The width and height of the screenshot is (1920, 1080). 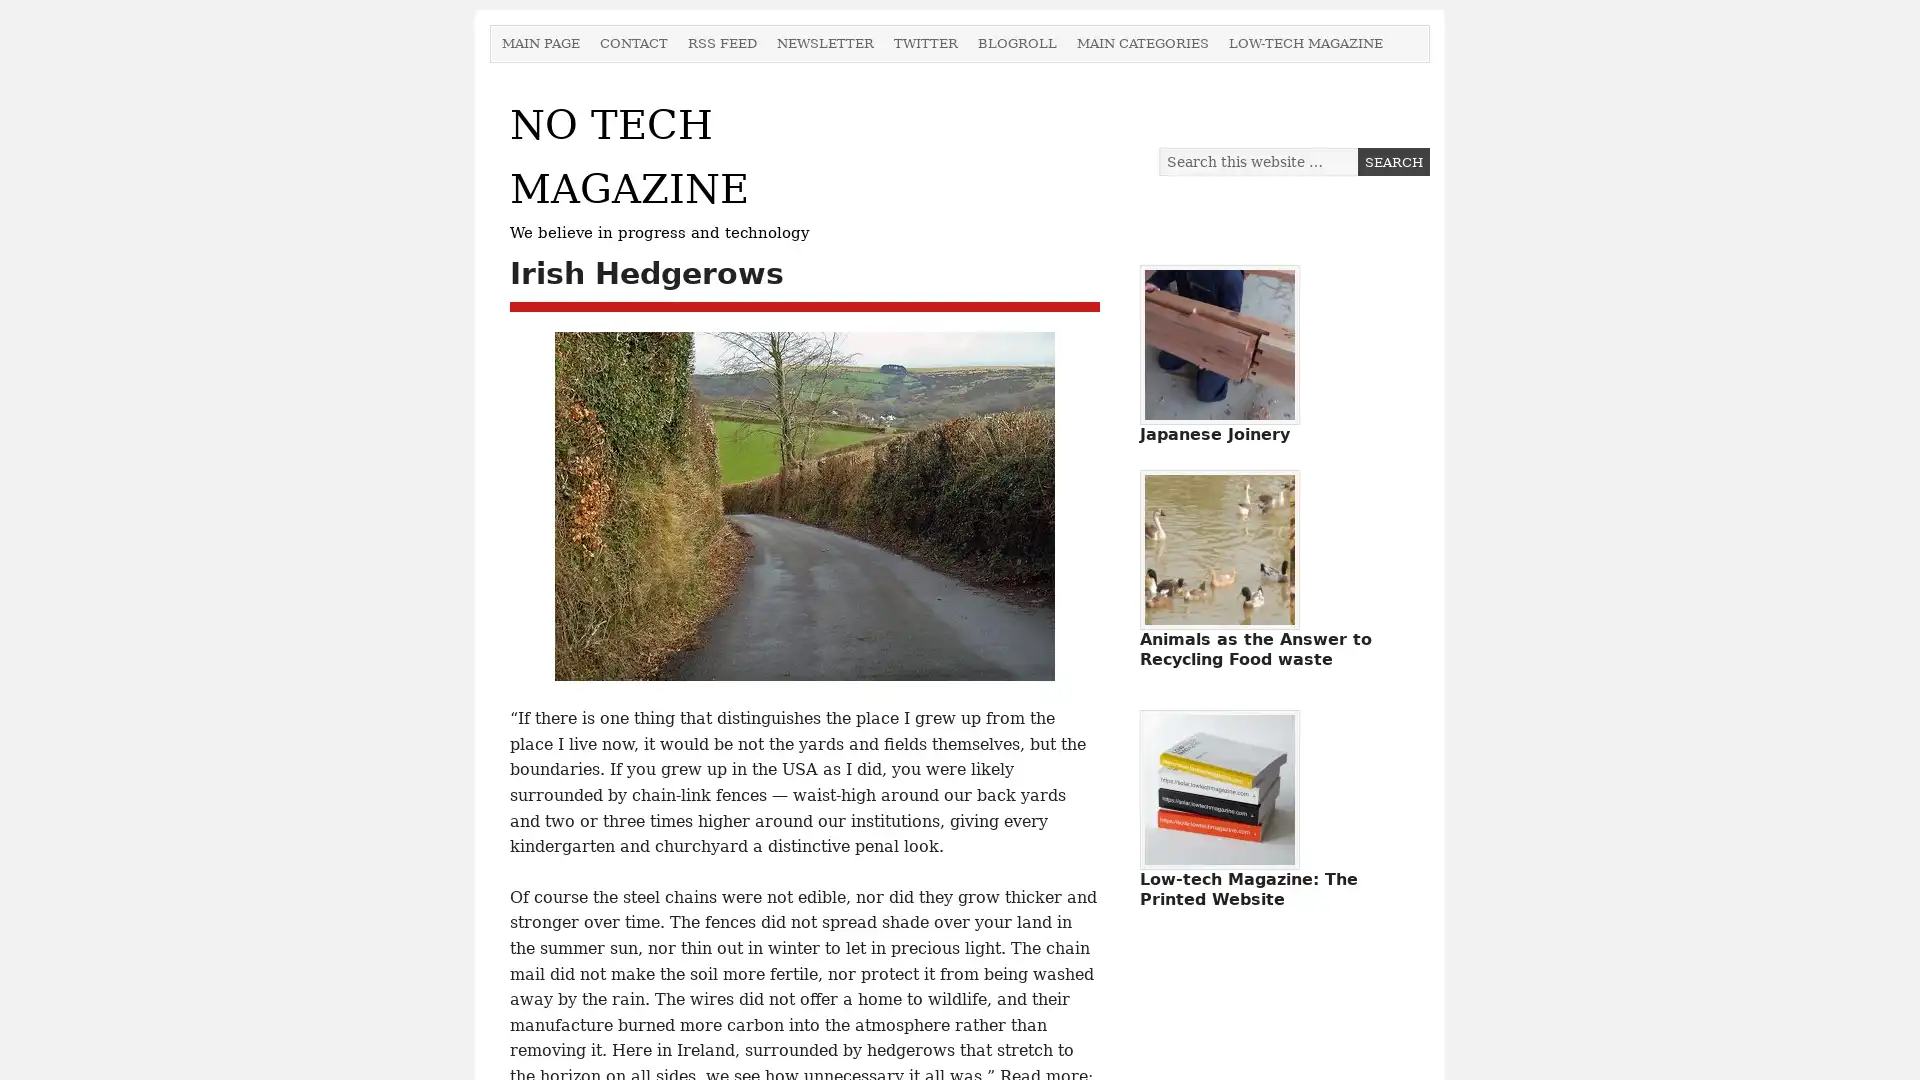 I want to click on Search, so click(x=1392, y=160).